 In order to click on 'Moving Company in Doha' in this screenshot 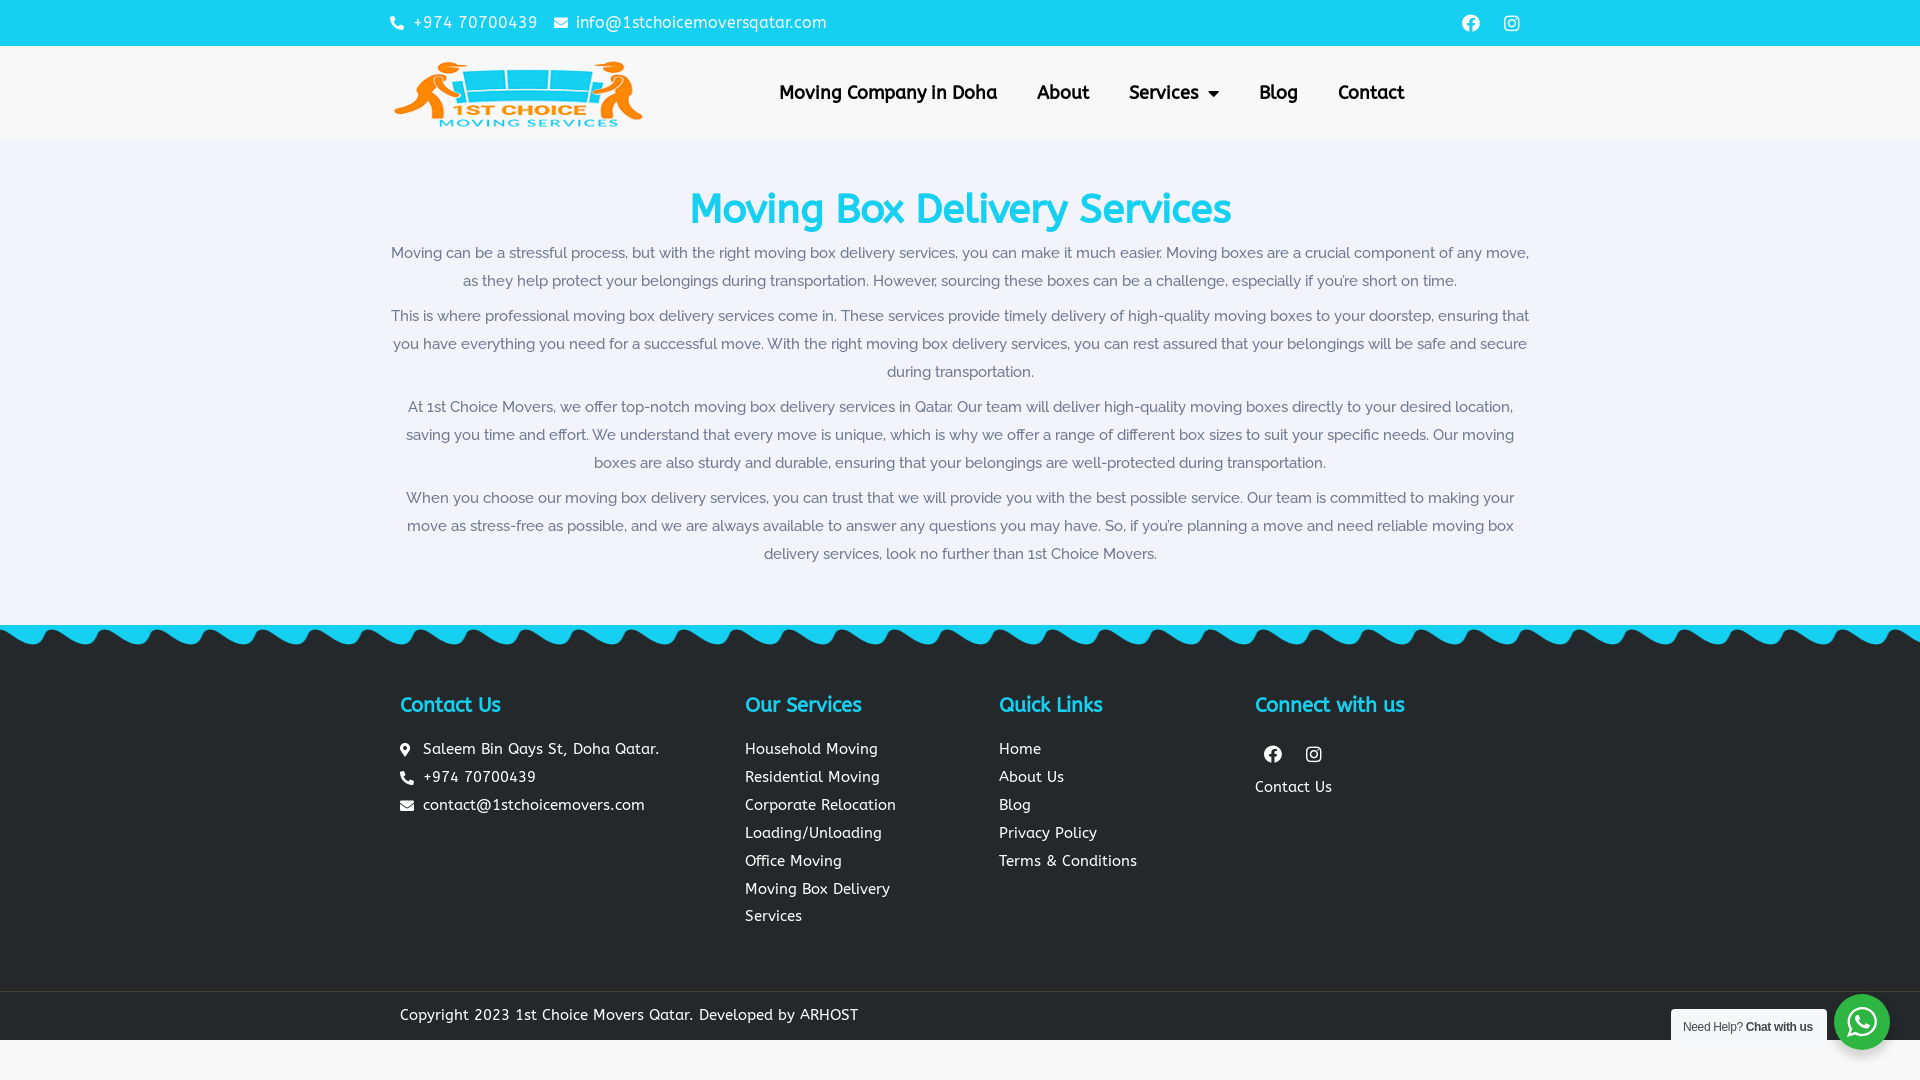, I will do `click(887, 92)`.